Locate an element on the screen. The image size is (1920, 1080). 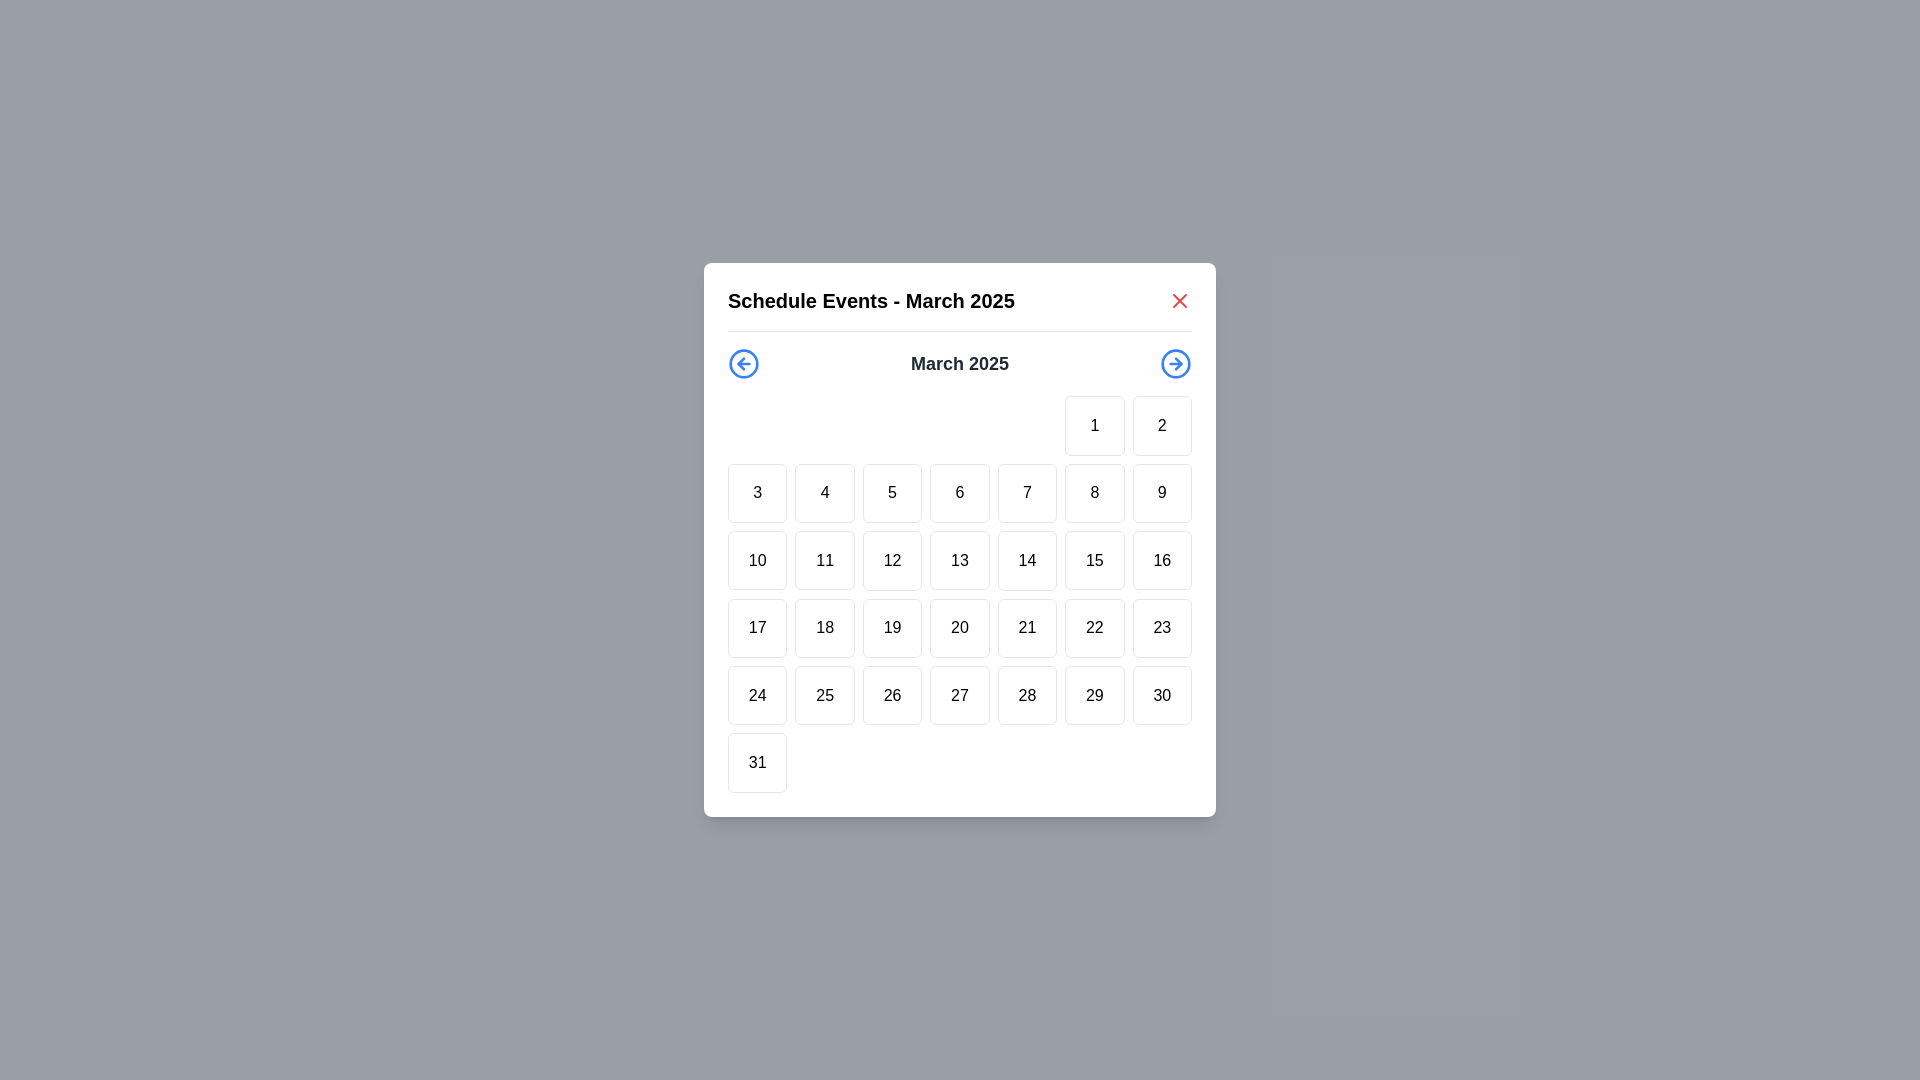
the square-shaped button containing the number '3' is located at coordinates (756, 493).